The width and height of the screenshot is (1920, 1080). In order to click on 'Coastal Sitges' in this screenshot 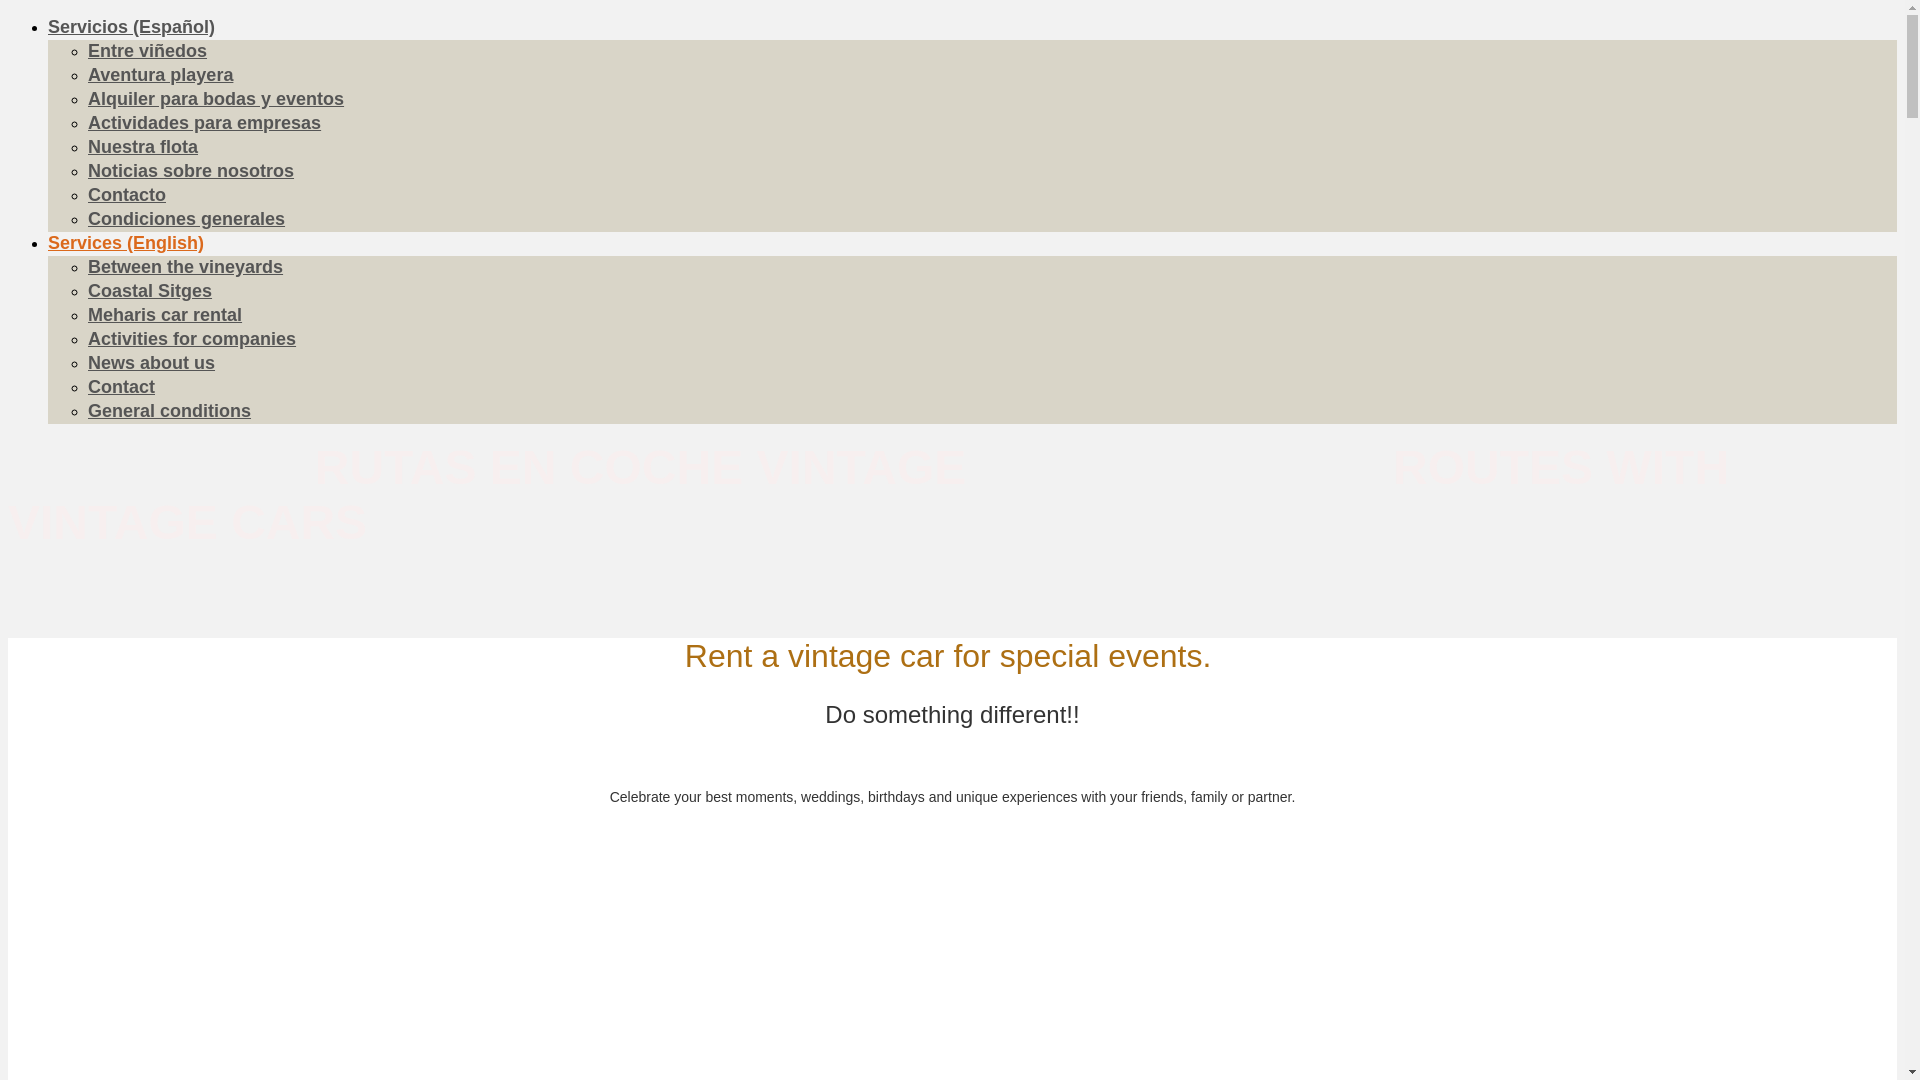, I will do `click(148, 290)`.